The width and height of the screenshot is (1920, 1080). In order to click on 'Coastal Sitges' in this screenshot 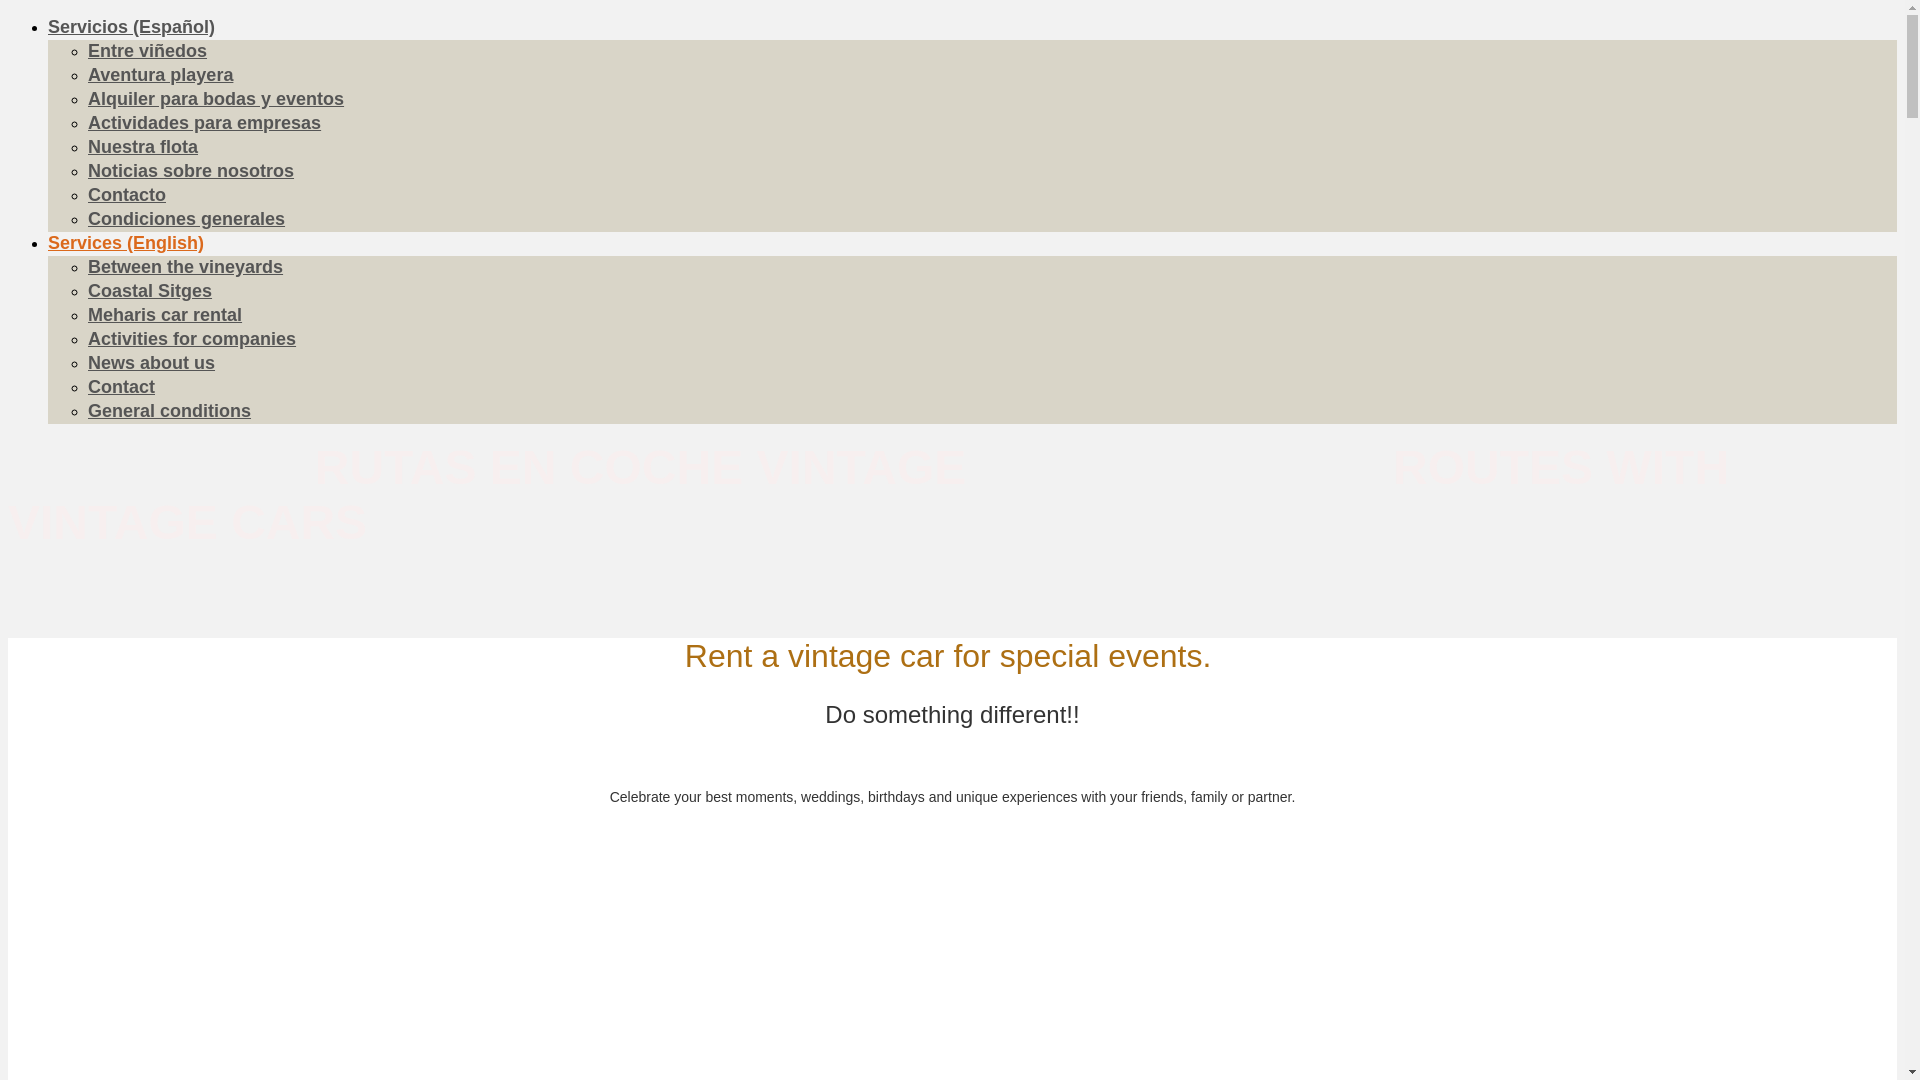, I will do `click(148, 290)`.